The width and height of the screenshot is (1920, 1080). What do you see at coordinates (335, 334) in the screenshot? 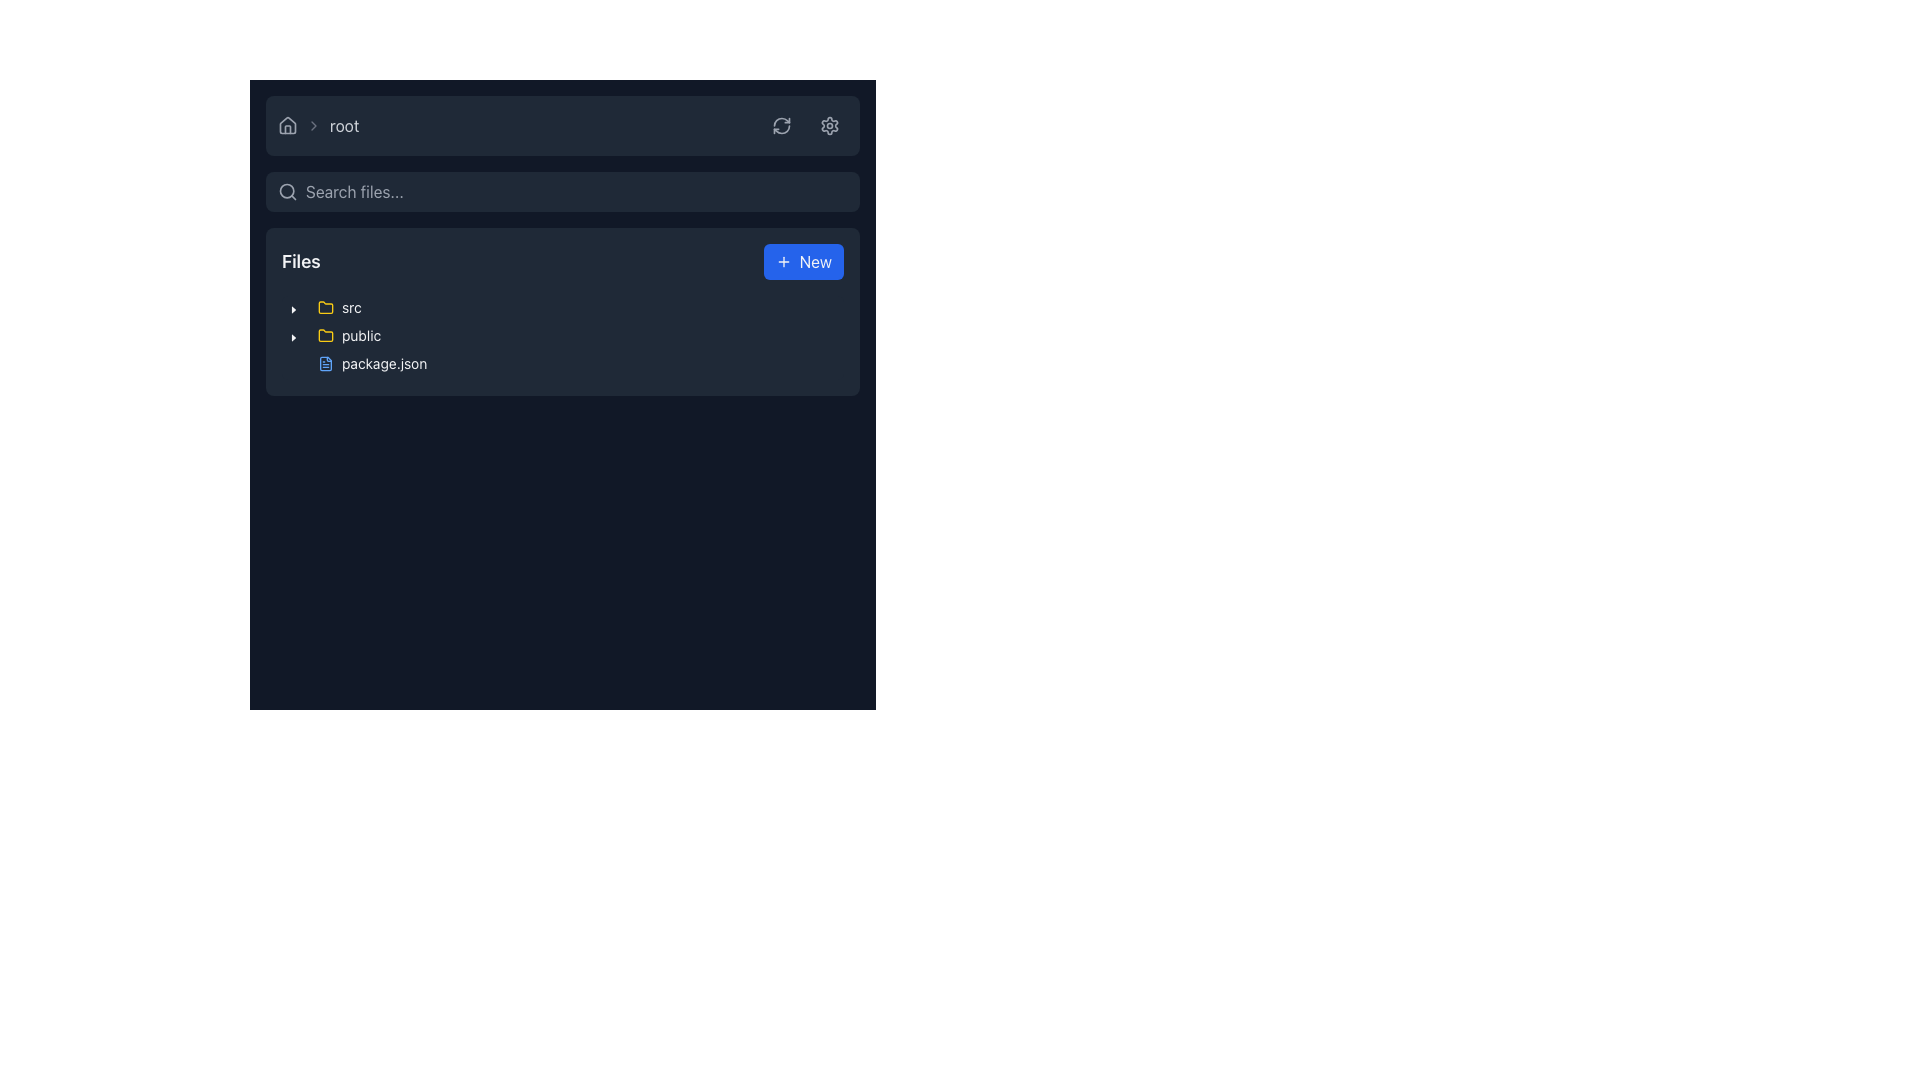
I see `the caret of the 'public' folder in the TreeViewItem` at bounding box center [335, 334].